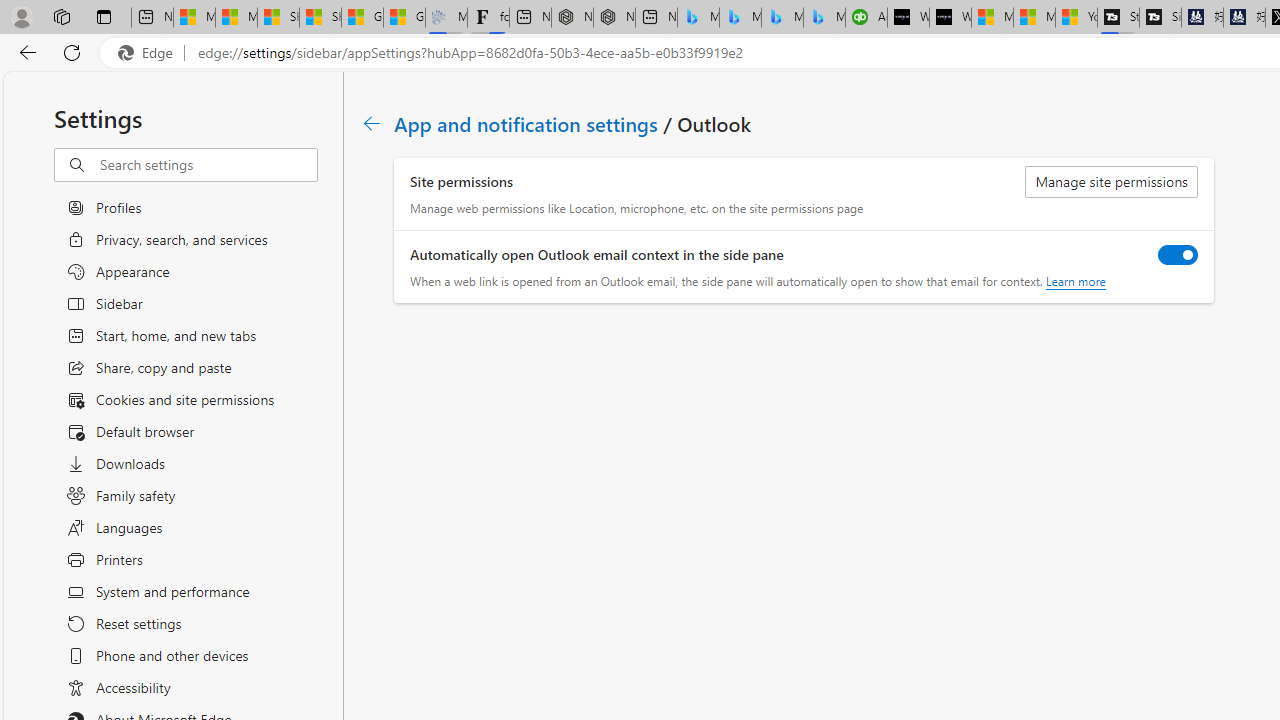 The width and height of the screenshot is (1280, 720). Describe the element at coordinates (208, 164) in the screenshot. I see `'Search settings'` at that location.